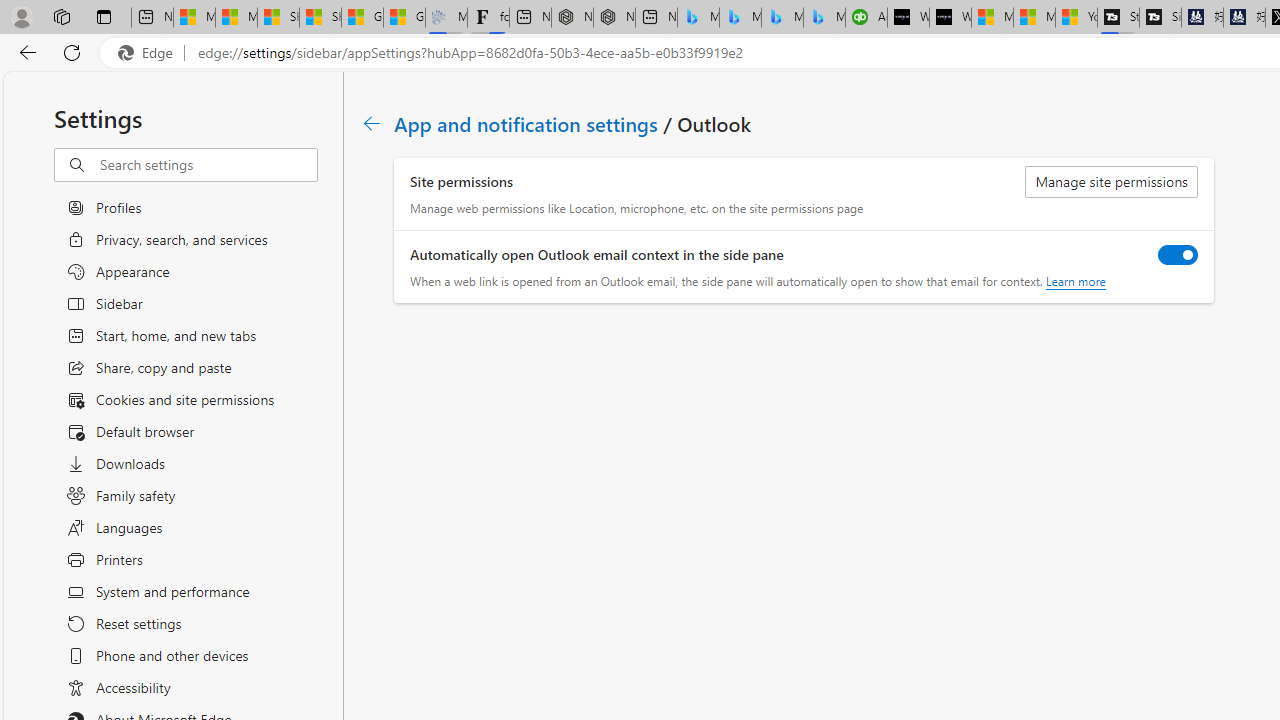 The width and height of the screenshot is (1280, 720). Describe the element at coordinates (208, 164) in the screenshot. I see `'Search settings'` at that location.